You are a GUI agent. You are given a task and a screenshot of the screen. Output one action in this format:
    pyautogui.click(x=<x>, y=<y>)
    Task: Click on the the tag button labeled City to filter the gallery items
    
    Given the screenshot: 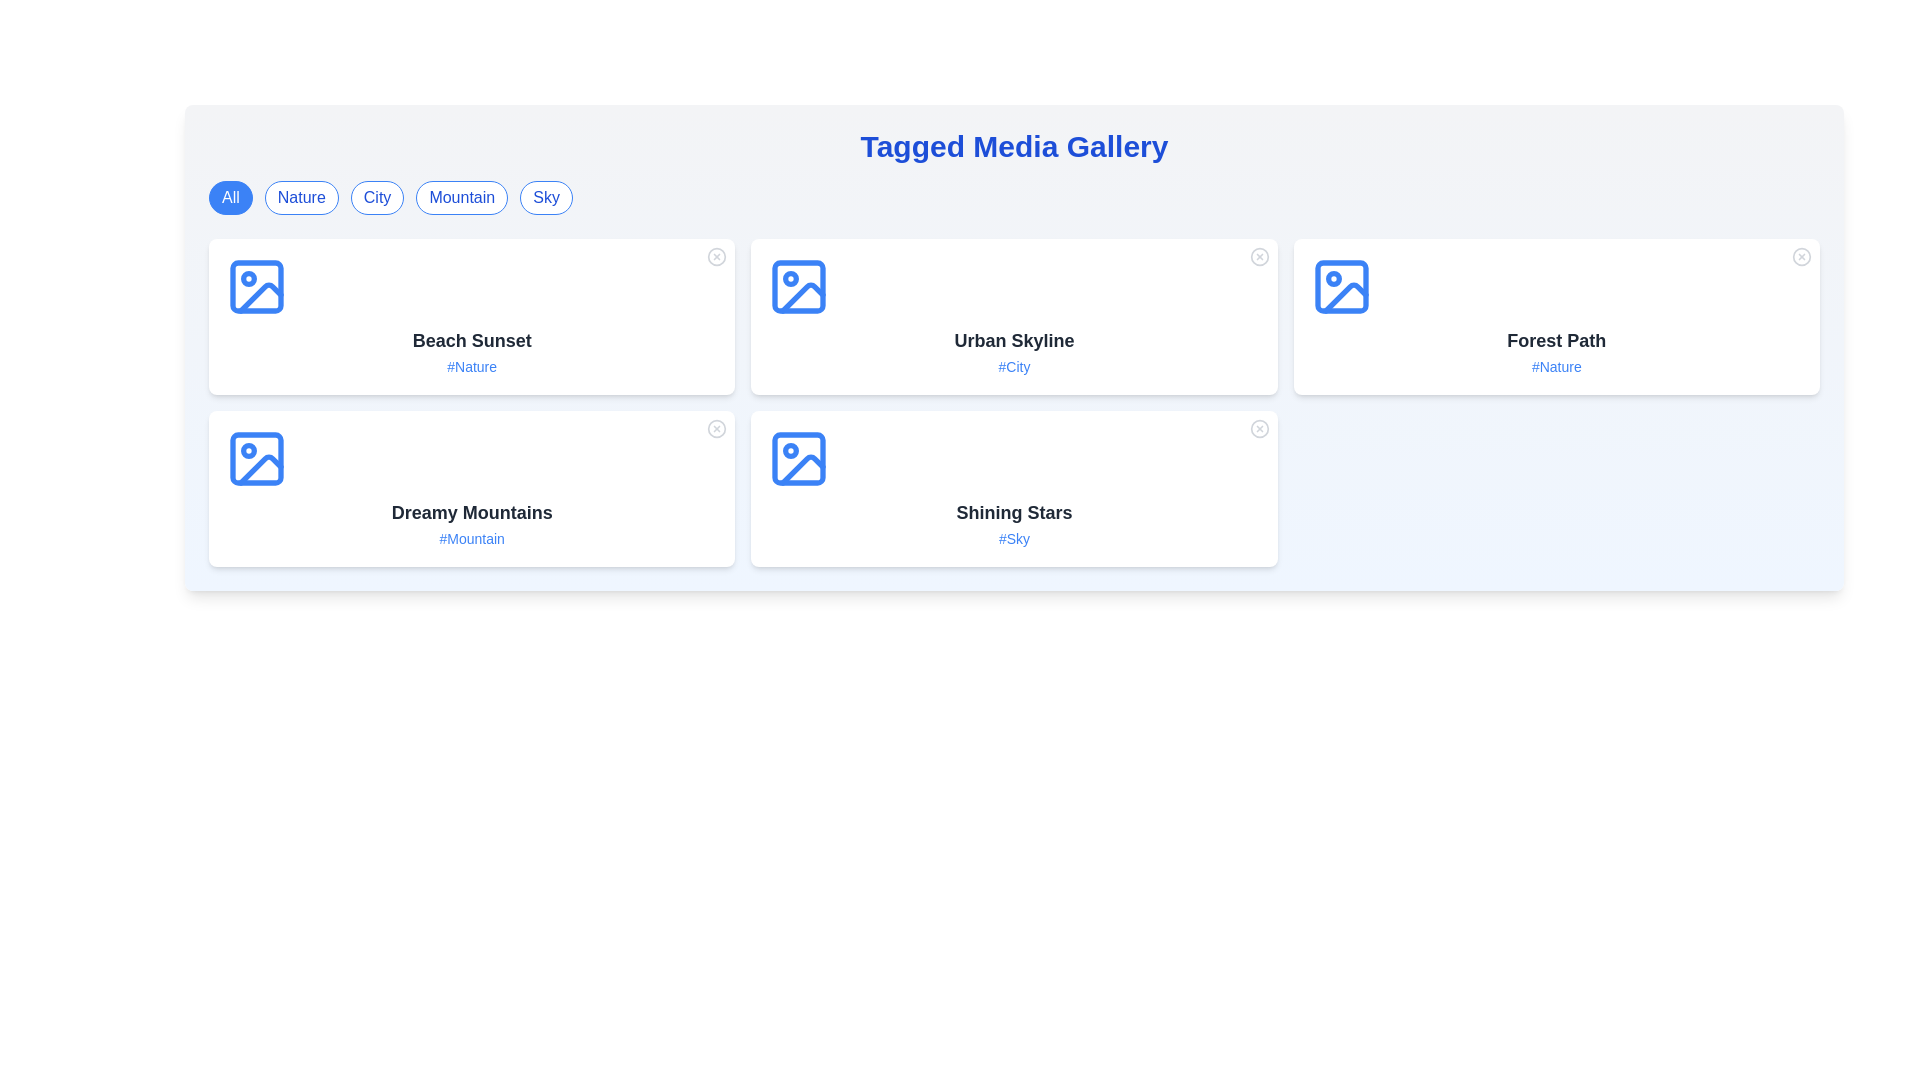 What is the action you would take?
    pyautogui.click(x=377, y=197)
    